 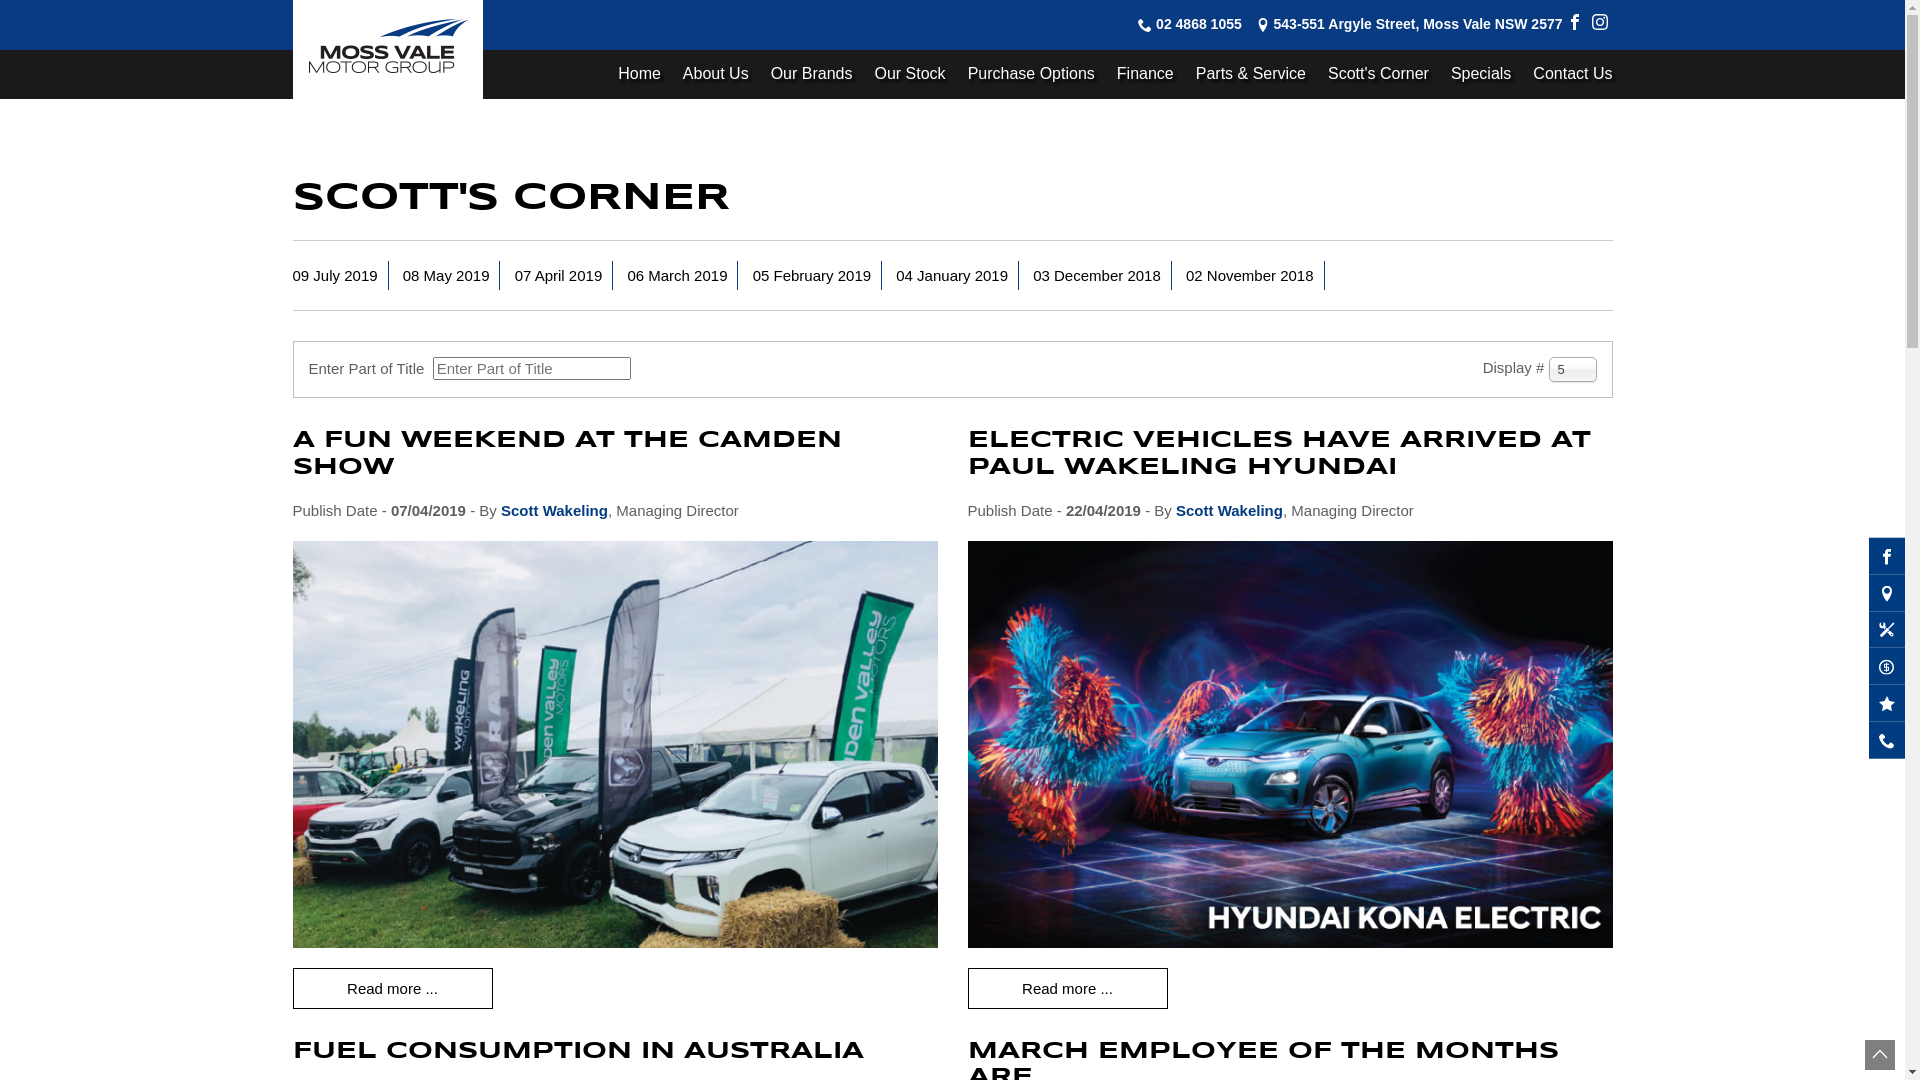 I want to click on '543-551 Argyle Street, Moss Vale NSW 2577', so click(x=1272, y=24).